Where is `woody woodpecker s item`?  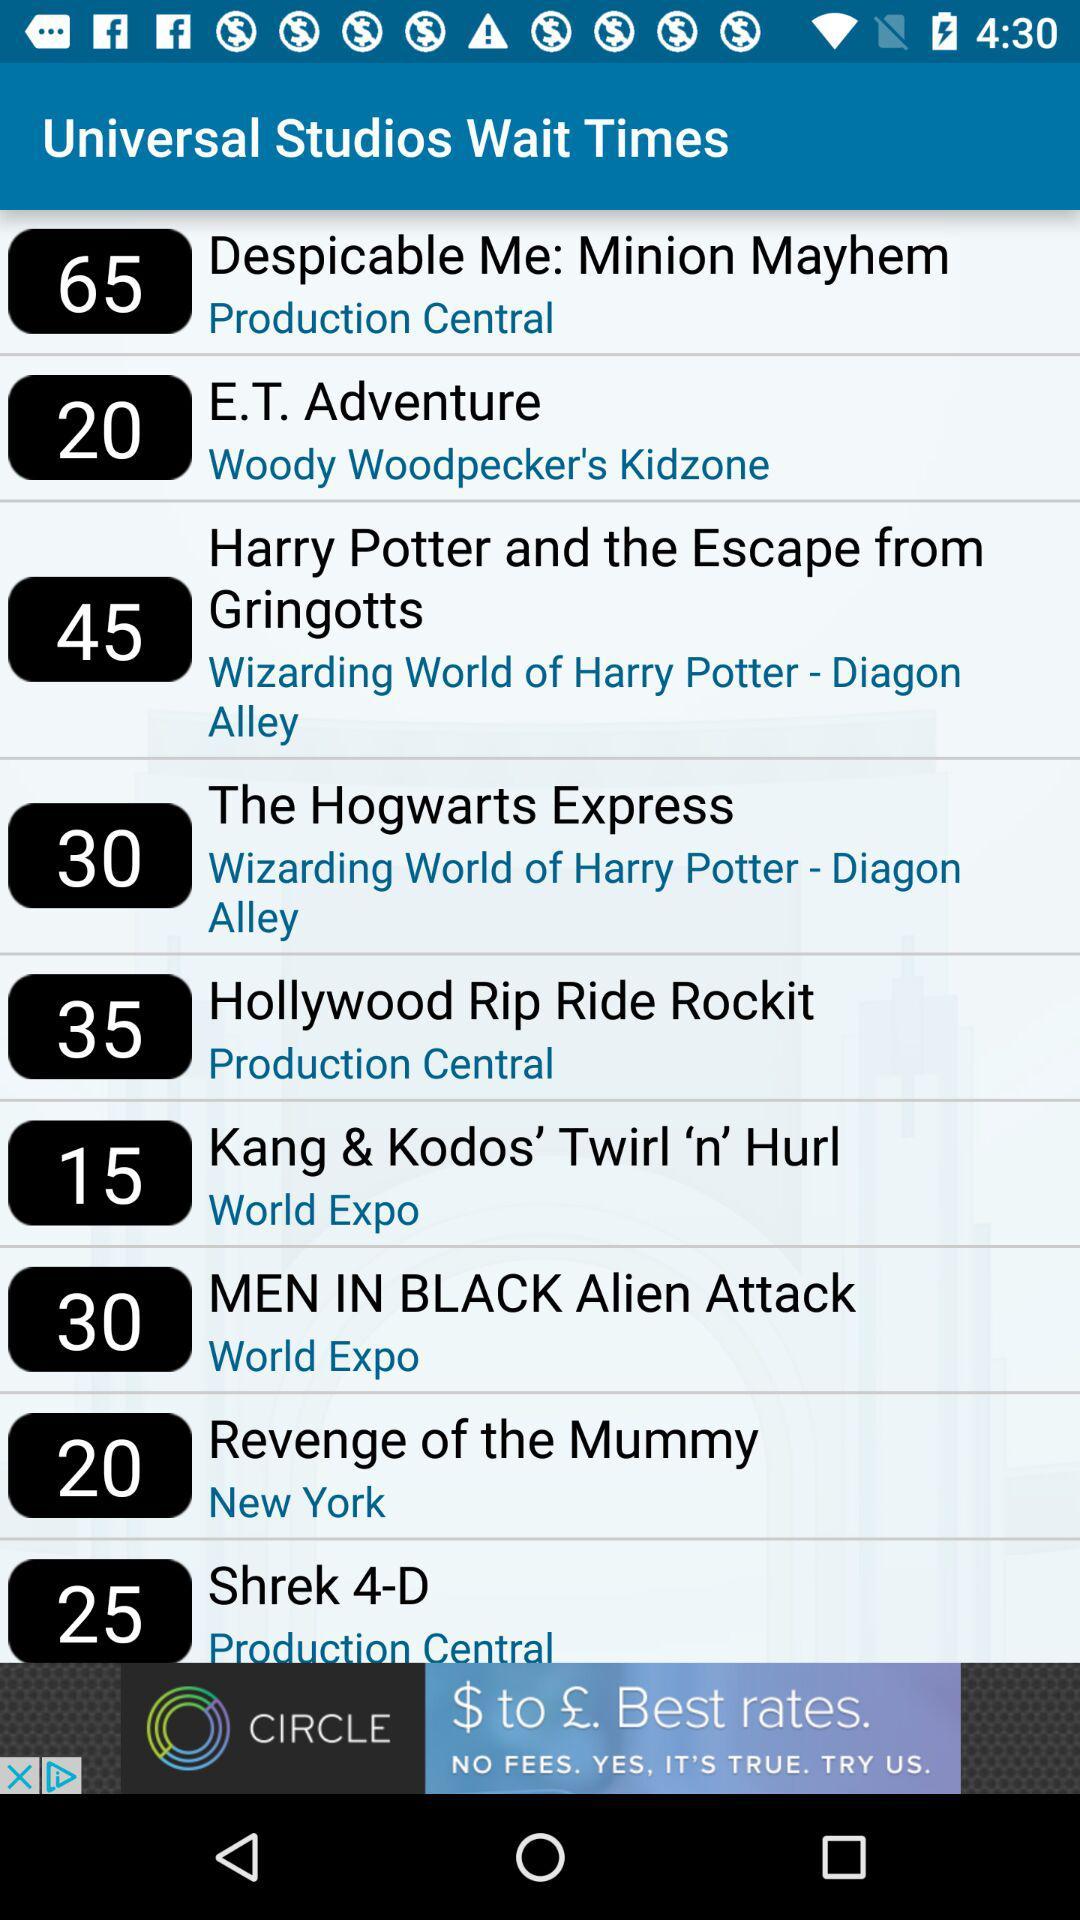
woody woodpecker s item is located at coordinates (489, 461).